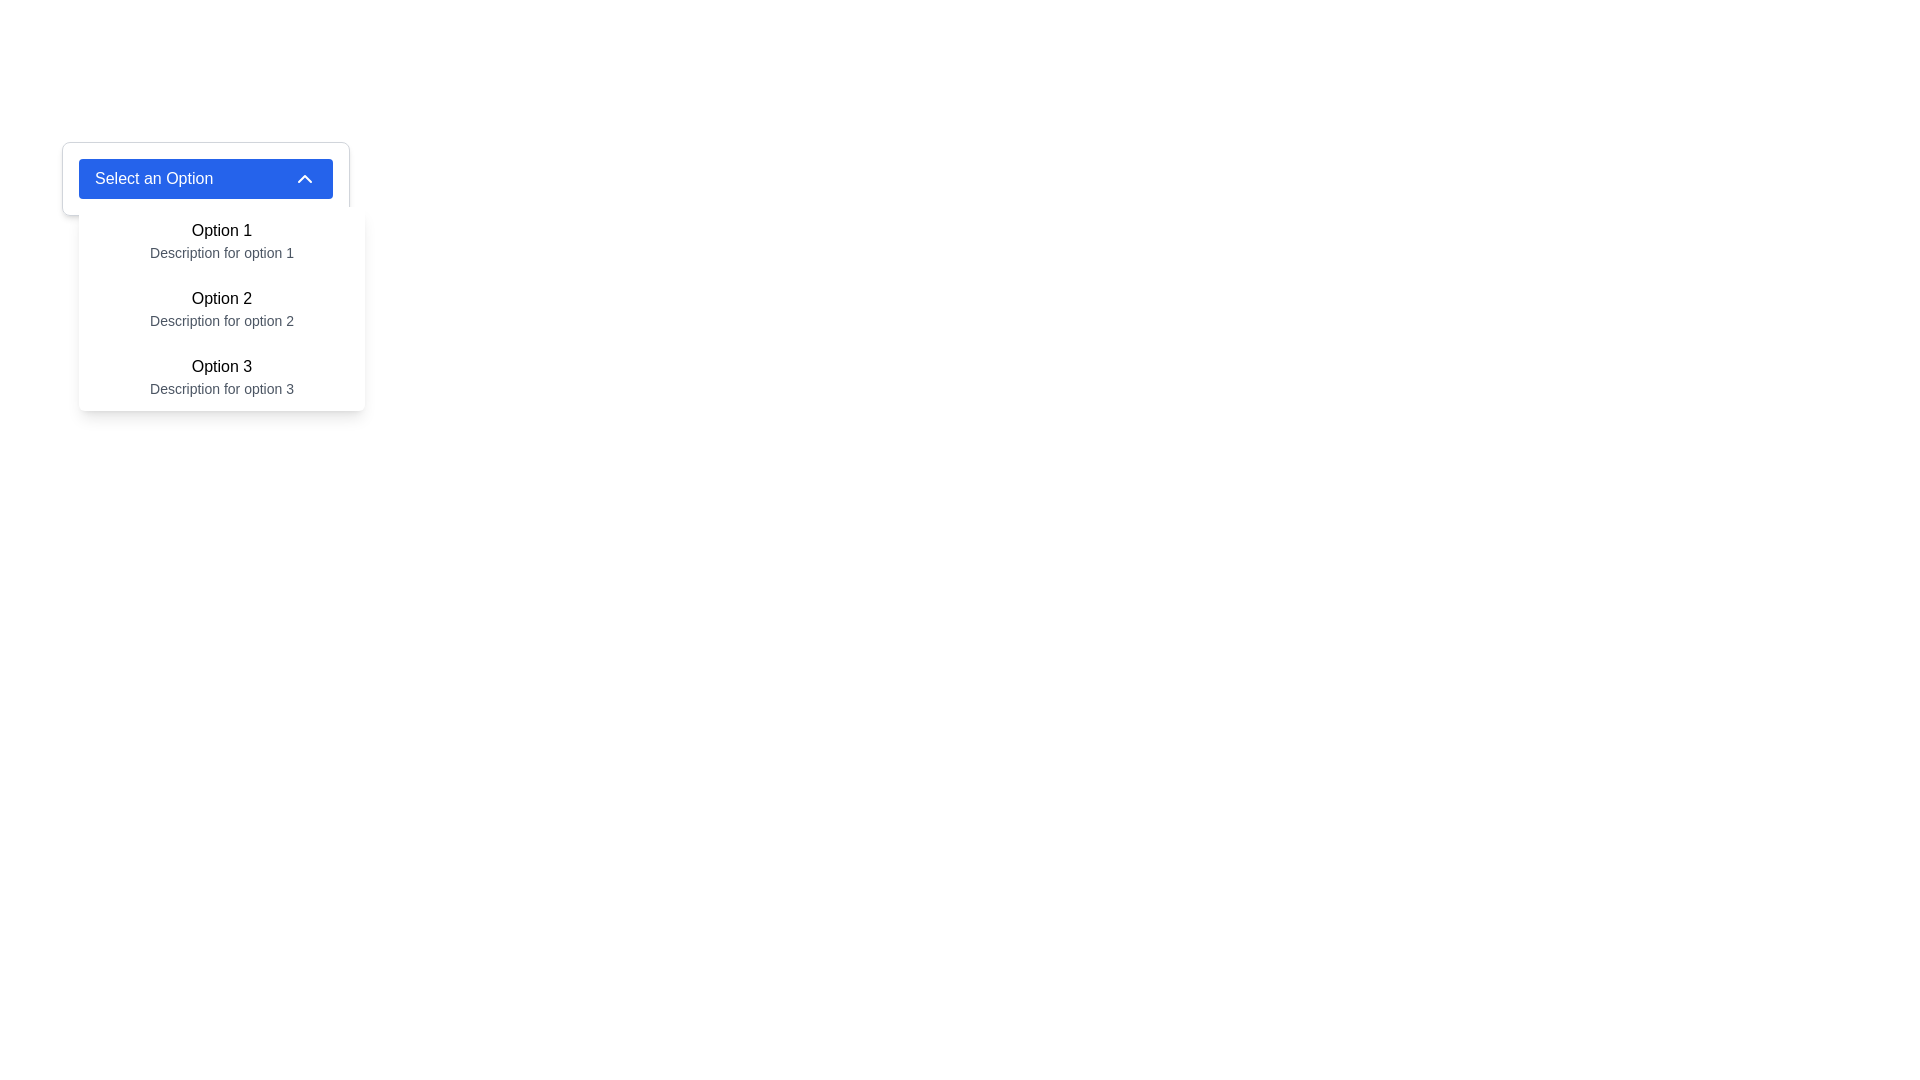 Image resolution: width=1920 pixels, height=1080 pixels. What do you see at coordinates (221, 319) in the screenshot?
I see `the descriptive text label located directly below the main label 'Option 2' in the dropdown list` at bounding box center [221, 319].